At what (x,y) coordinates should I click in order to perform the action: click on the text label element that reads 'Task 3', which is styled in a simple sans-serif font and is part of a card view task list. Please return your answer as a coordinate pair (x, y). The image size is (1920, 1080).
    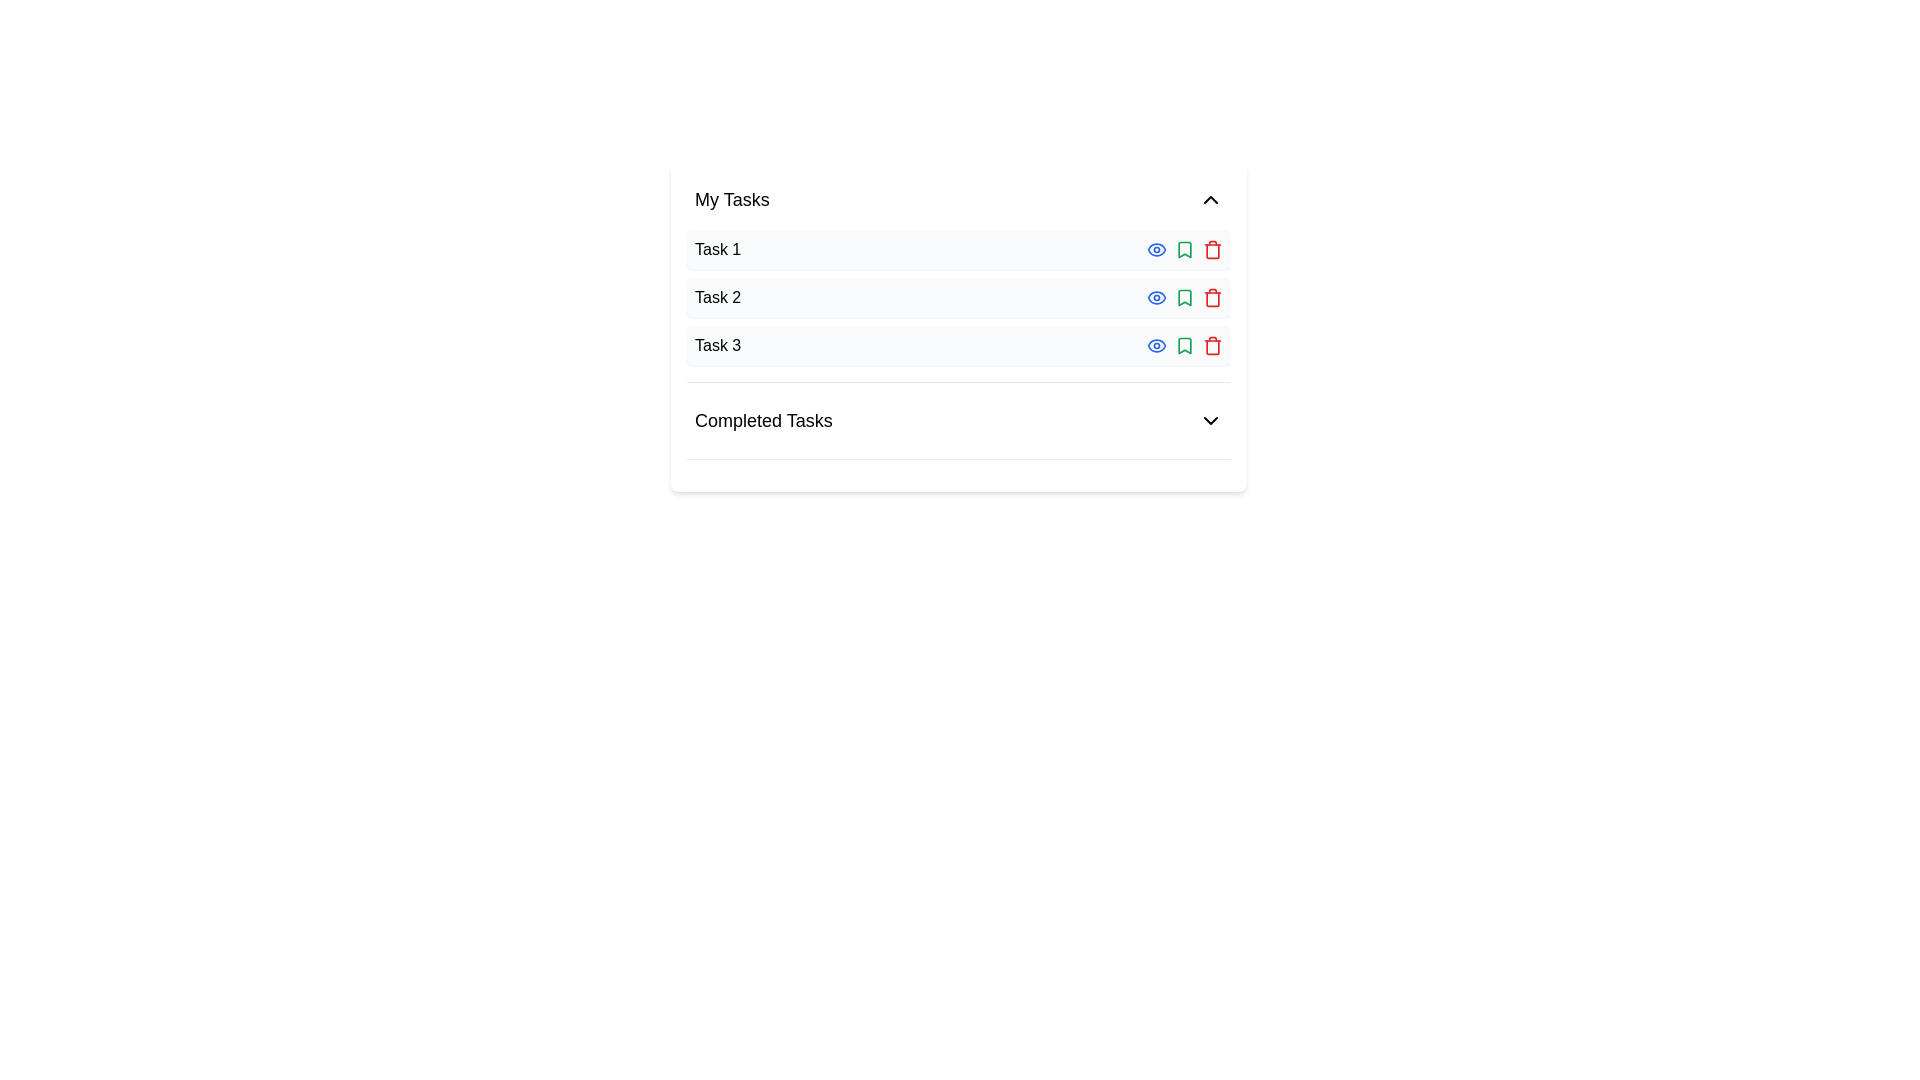
    Looking at the image, I should click on (718, 345).